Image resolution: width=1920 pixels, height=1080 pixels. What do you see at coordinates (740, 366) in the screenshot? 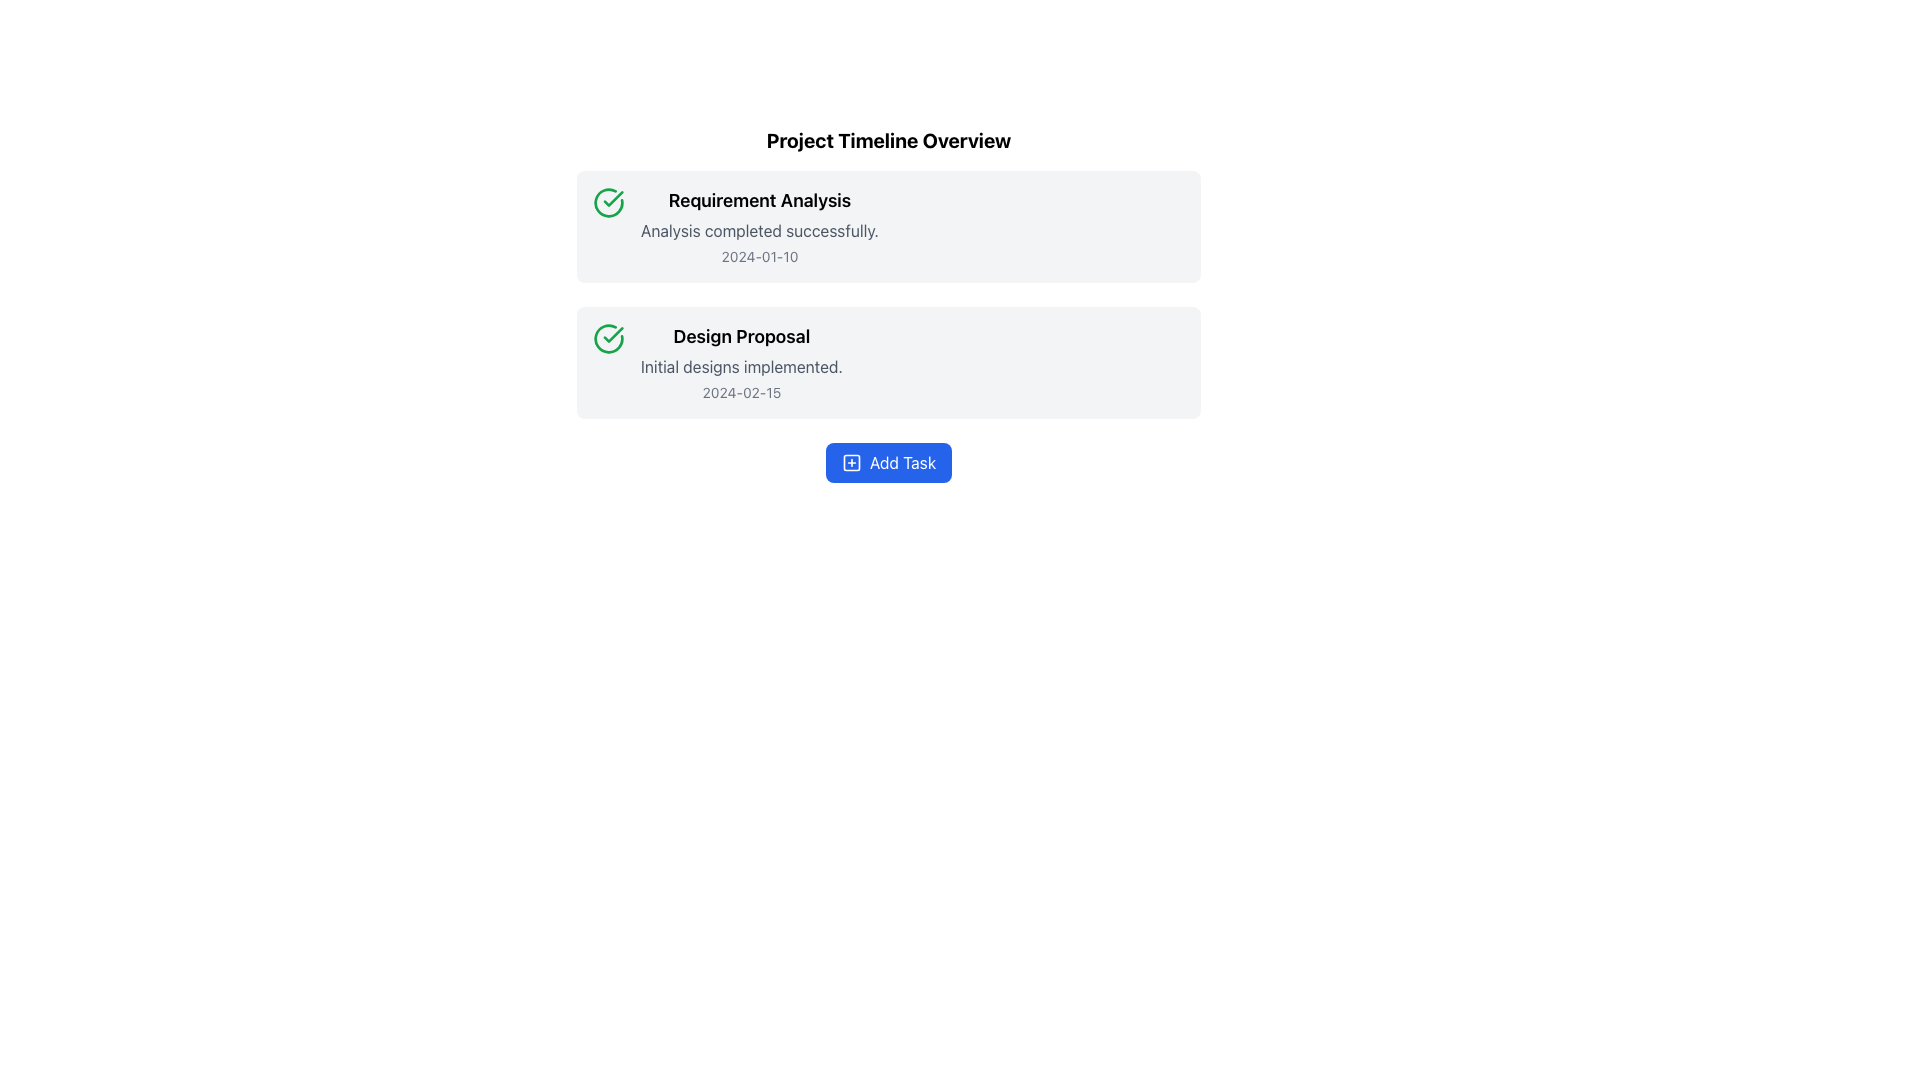
I see `the static text label displaying 'Initial designs implemented.' which is positioned below 'Design Proposal' and above the date '2024-02-15'` at bounding box center [740, 366].